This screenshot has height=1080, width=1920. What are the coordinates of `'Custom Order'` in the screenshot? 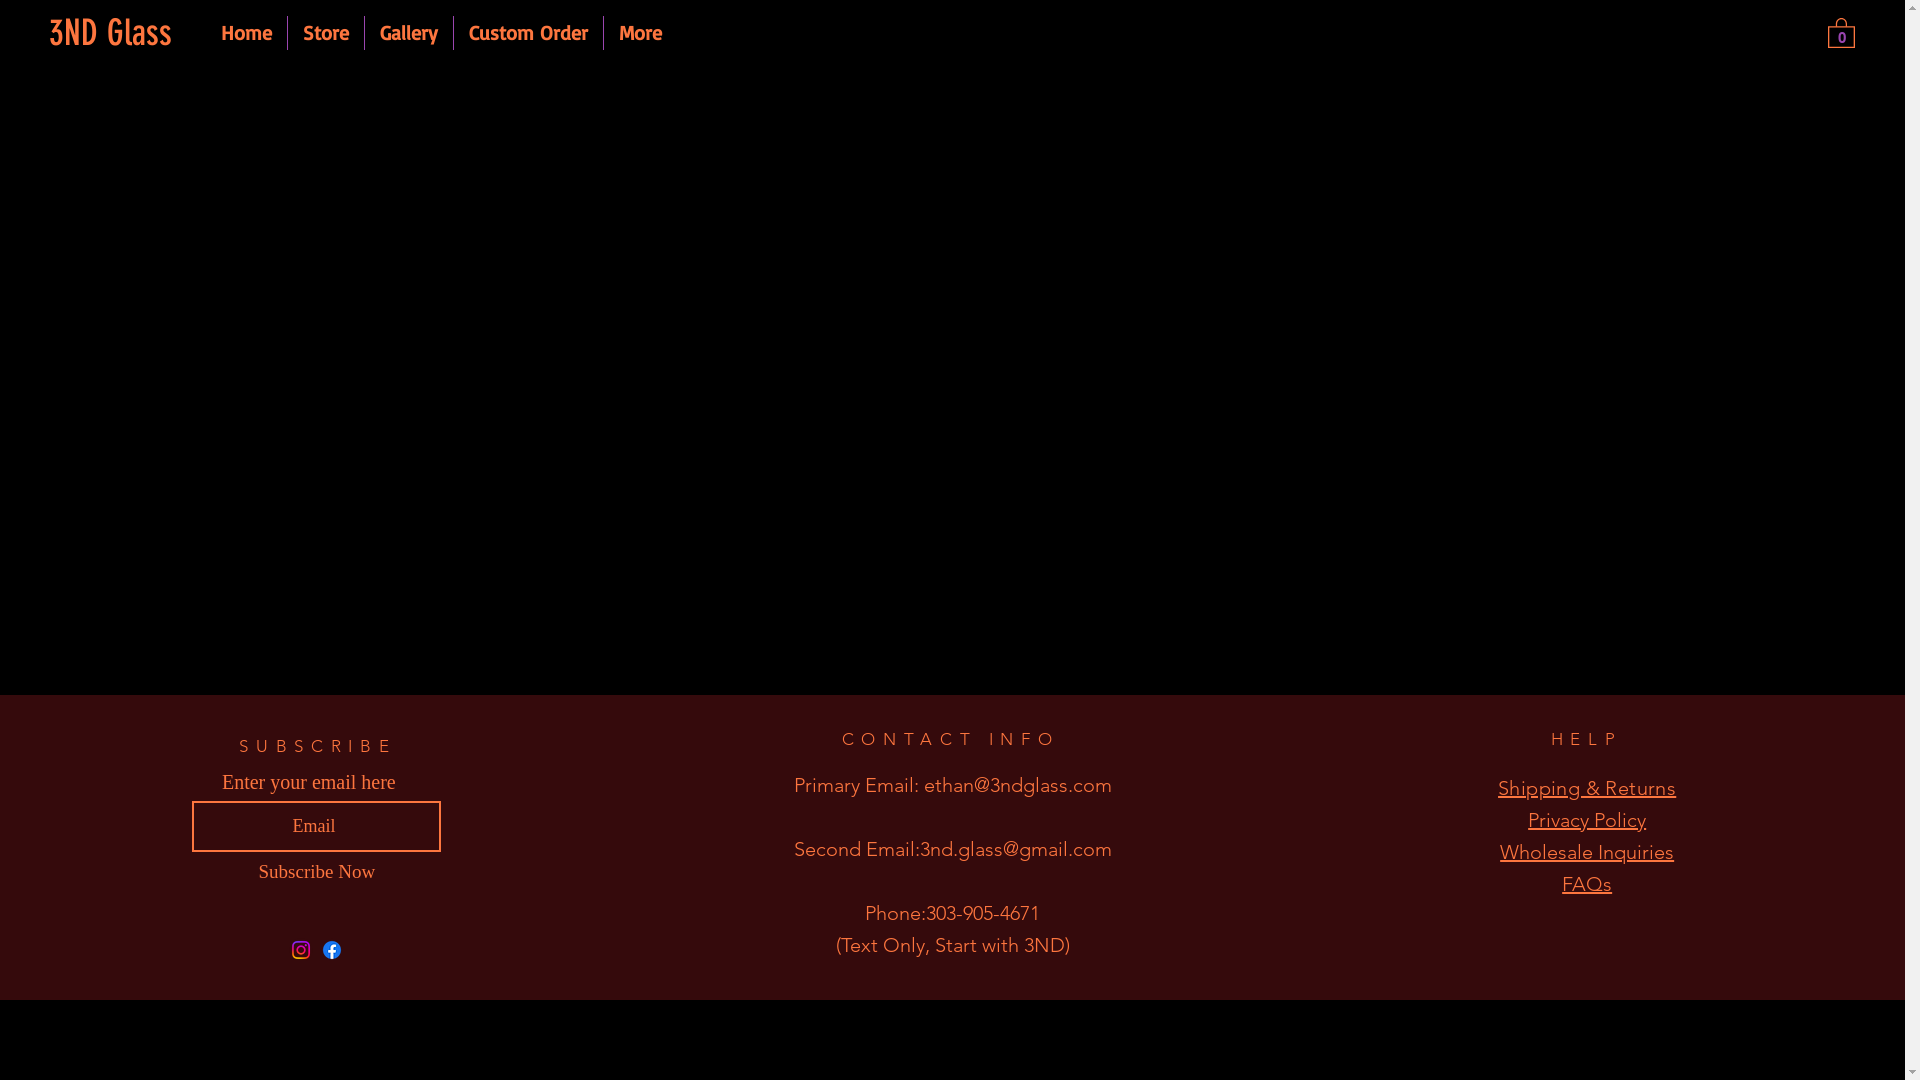 It's located at (528, 33).